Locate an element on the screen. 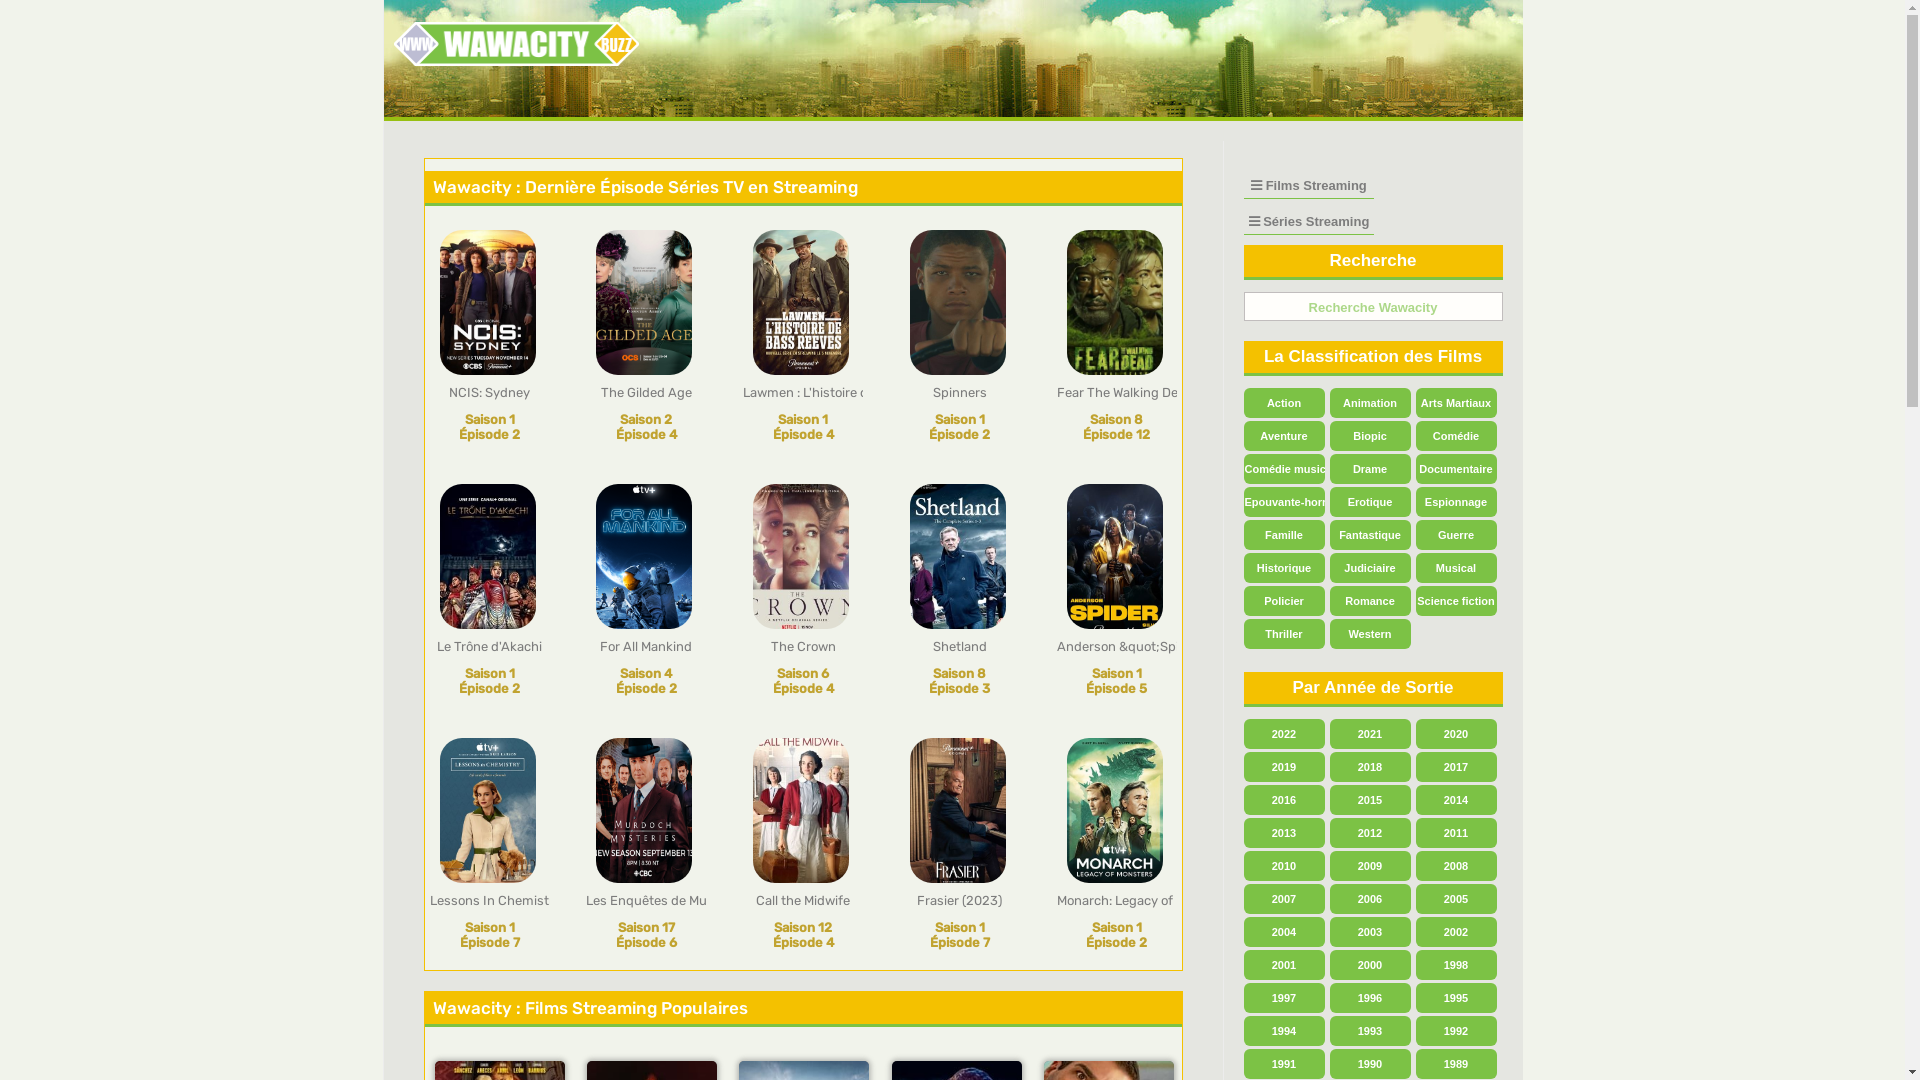  '2019' is located at coordinates (1284, 766).